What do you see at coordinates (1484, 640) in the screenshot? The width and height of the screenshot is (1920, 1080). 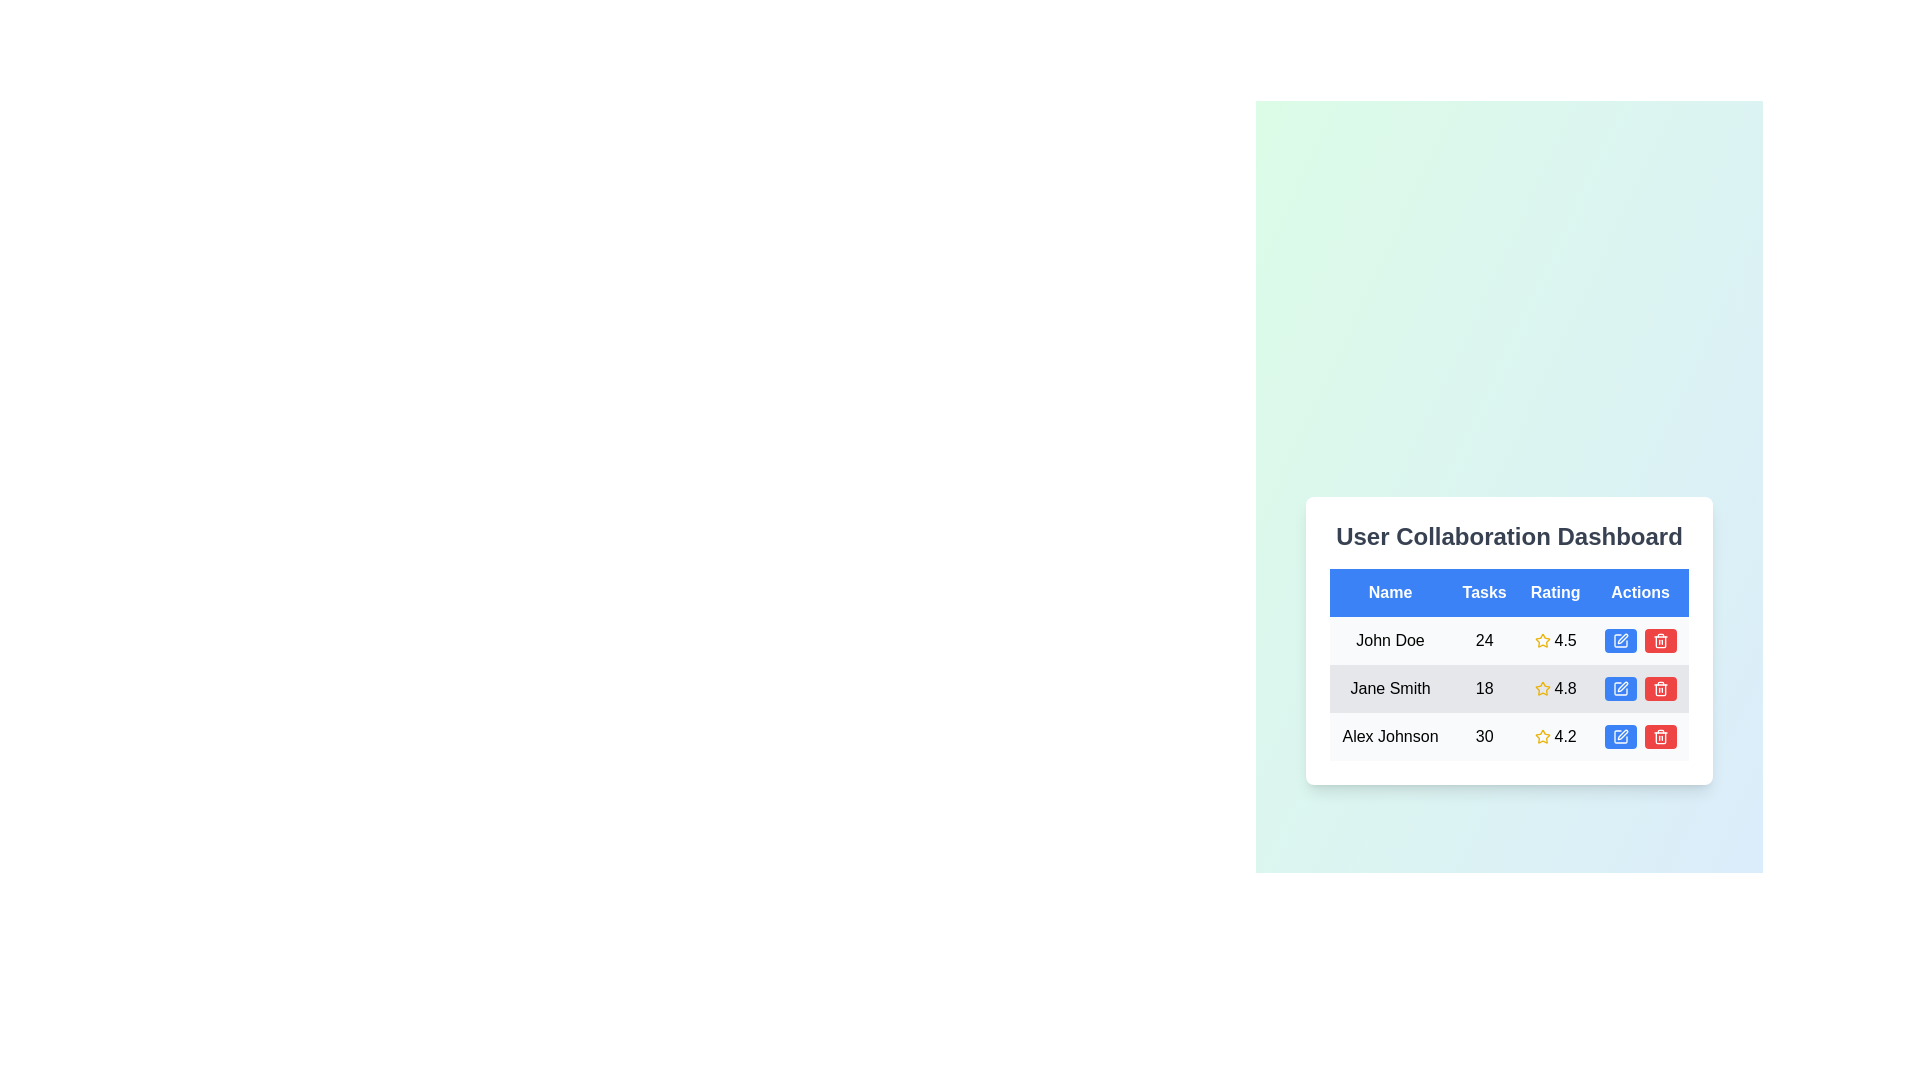 I see `the Text Display Field that shows the number of tasks assigned to 'John Doe', located in the 'Tasks' column beneath the header` at bounding box center [1484, 640].